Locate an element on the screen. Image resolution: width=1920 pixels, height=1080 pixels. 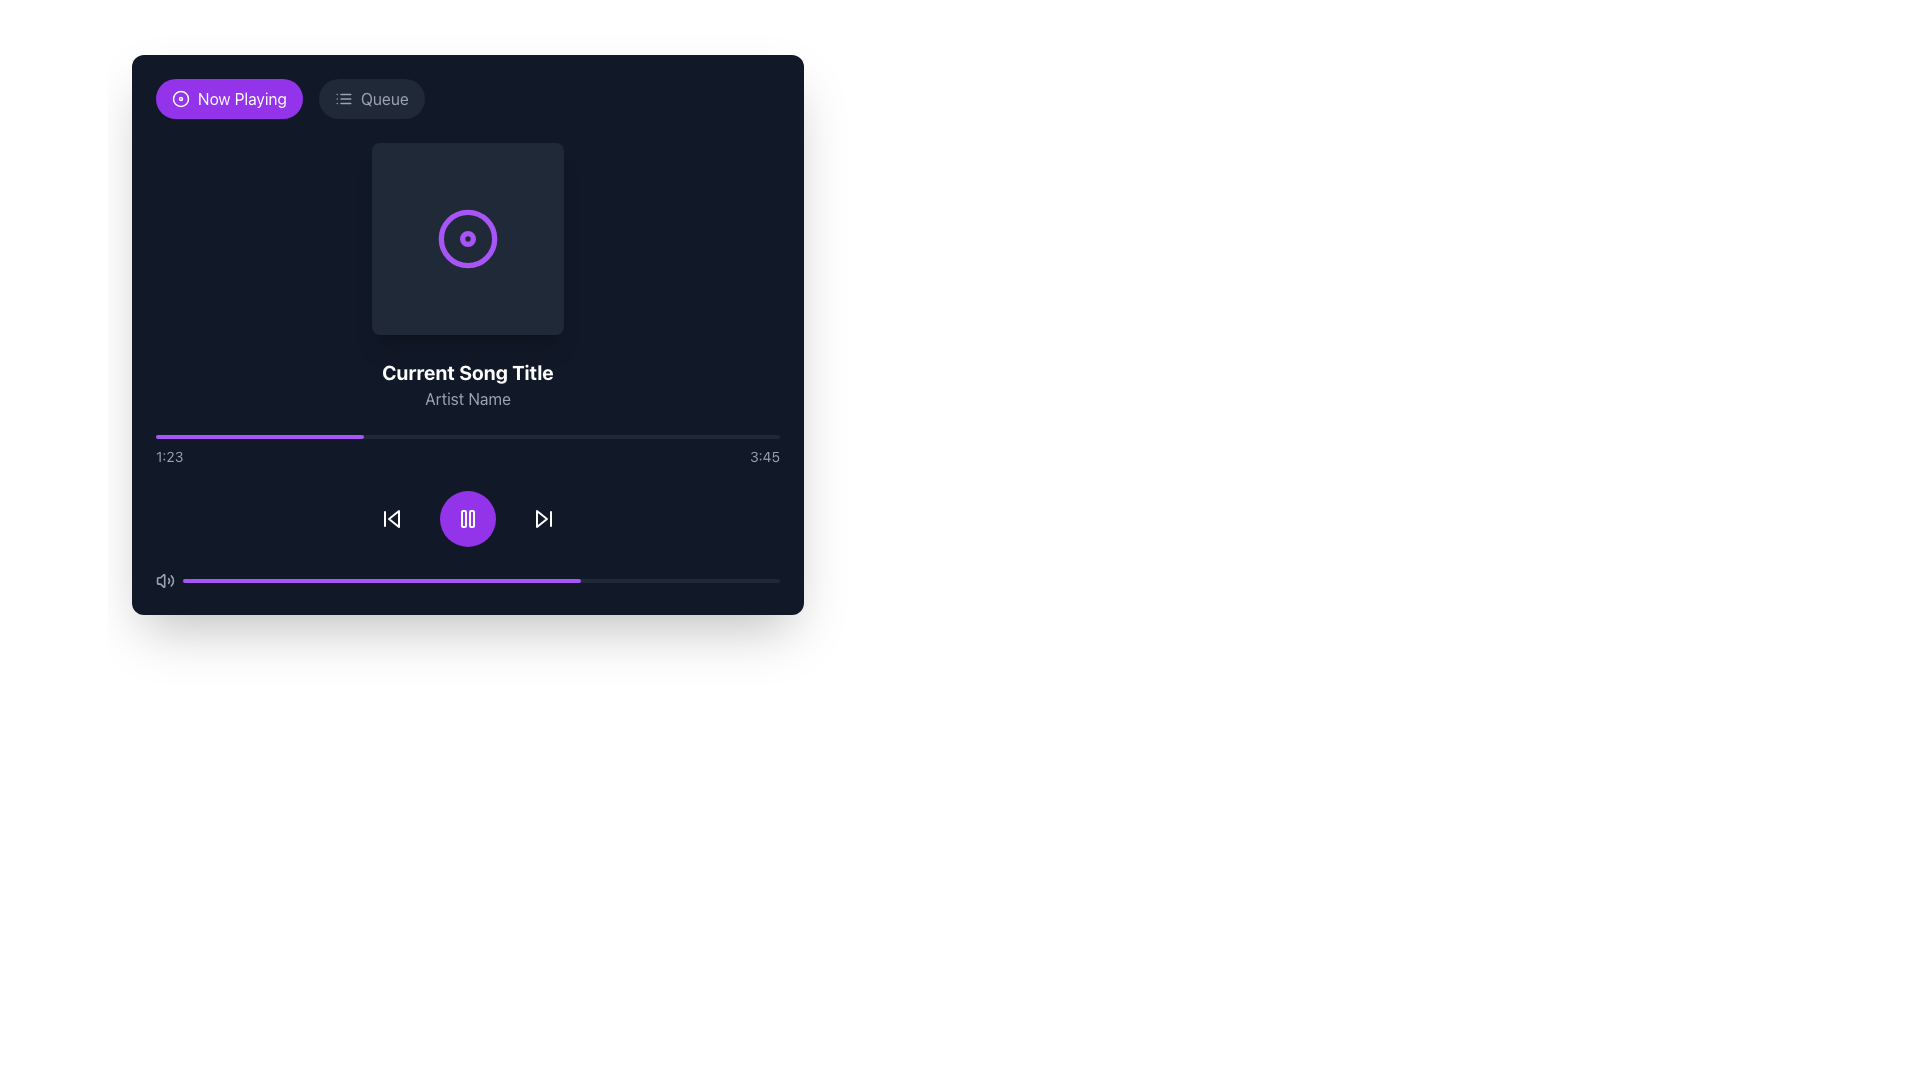
the playback progress is located at coordinates (248, 435).